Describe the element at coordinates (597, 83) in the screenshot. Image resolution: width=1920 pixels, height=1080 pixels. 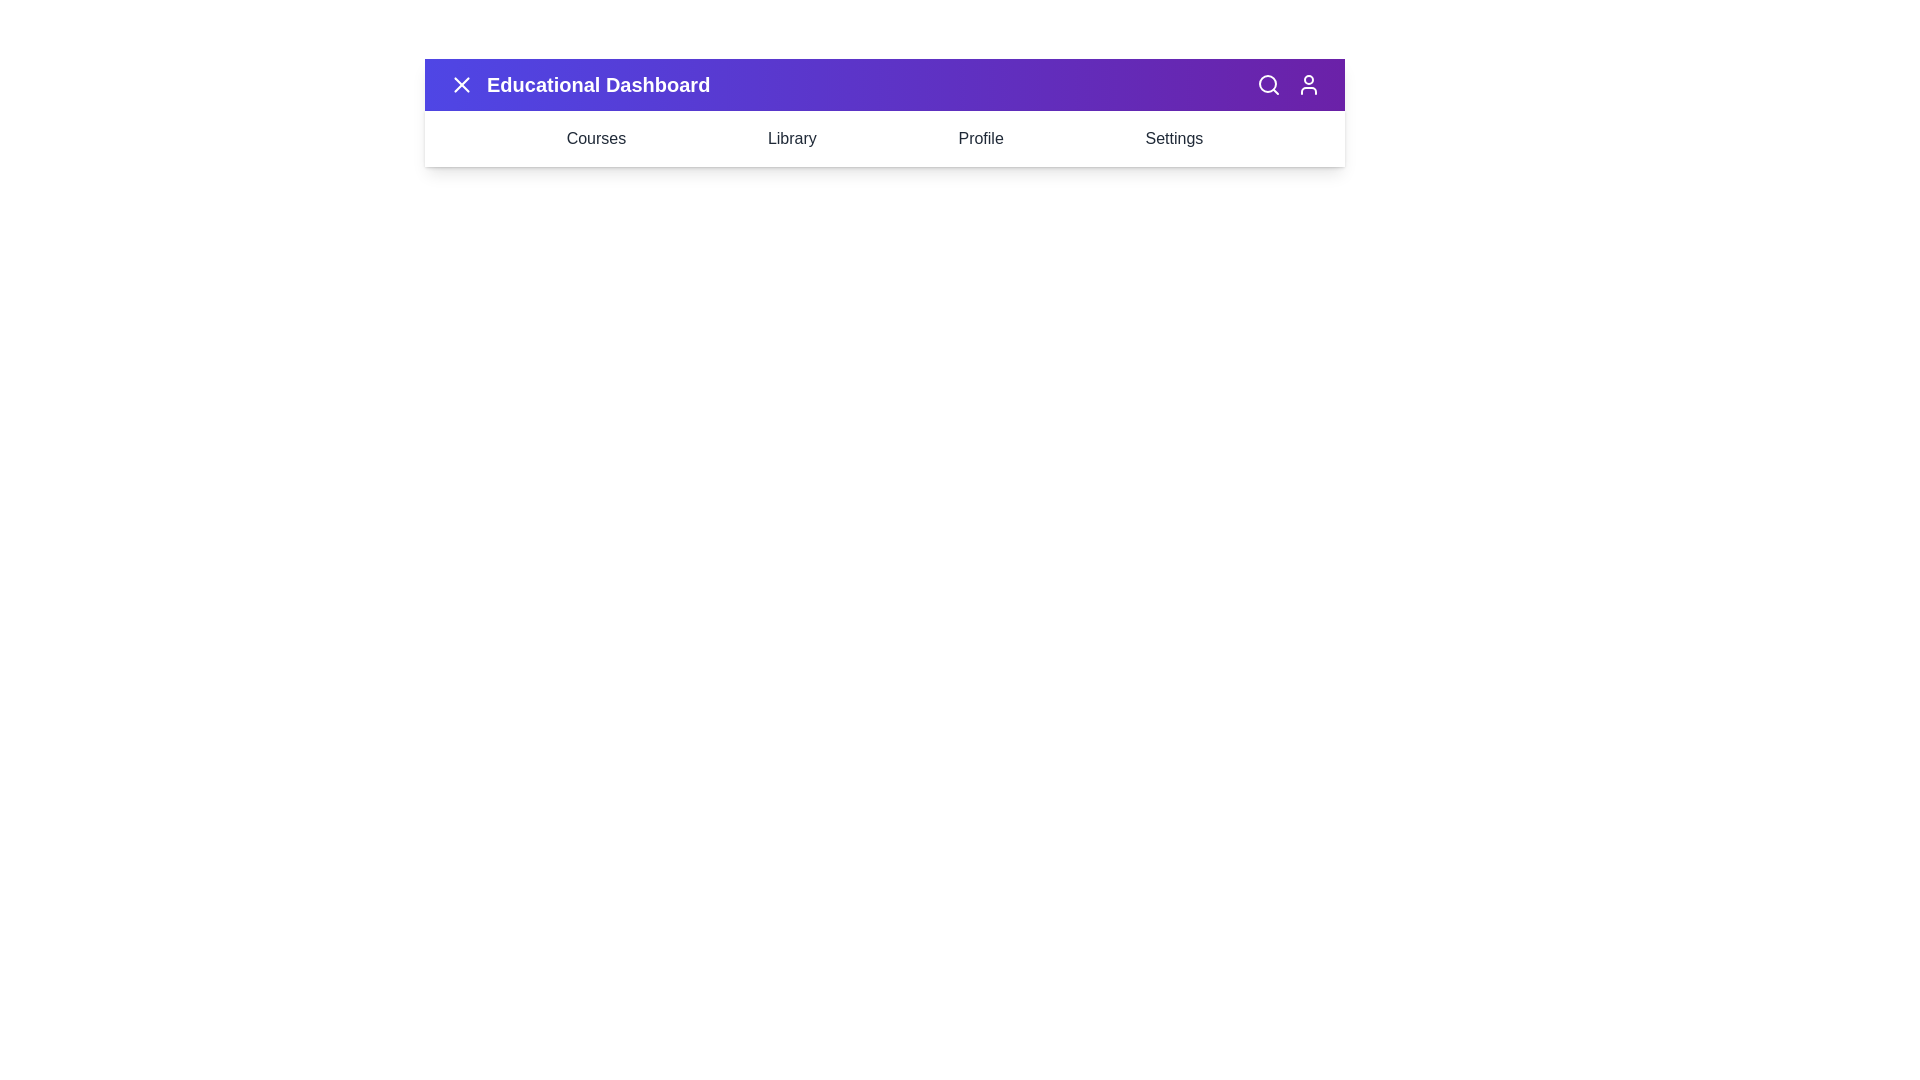
I see `the title 'Educational Dashboard' to highlight it` at that location.